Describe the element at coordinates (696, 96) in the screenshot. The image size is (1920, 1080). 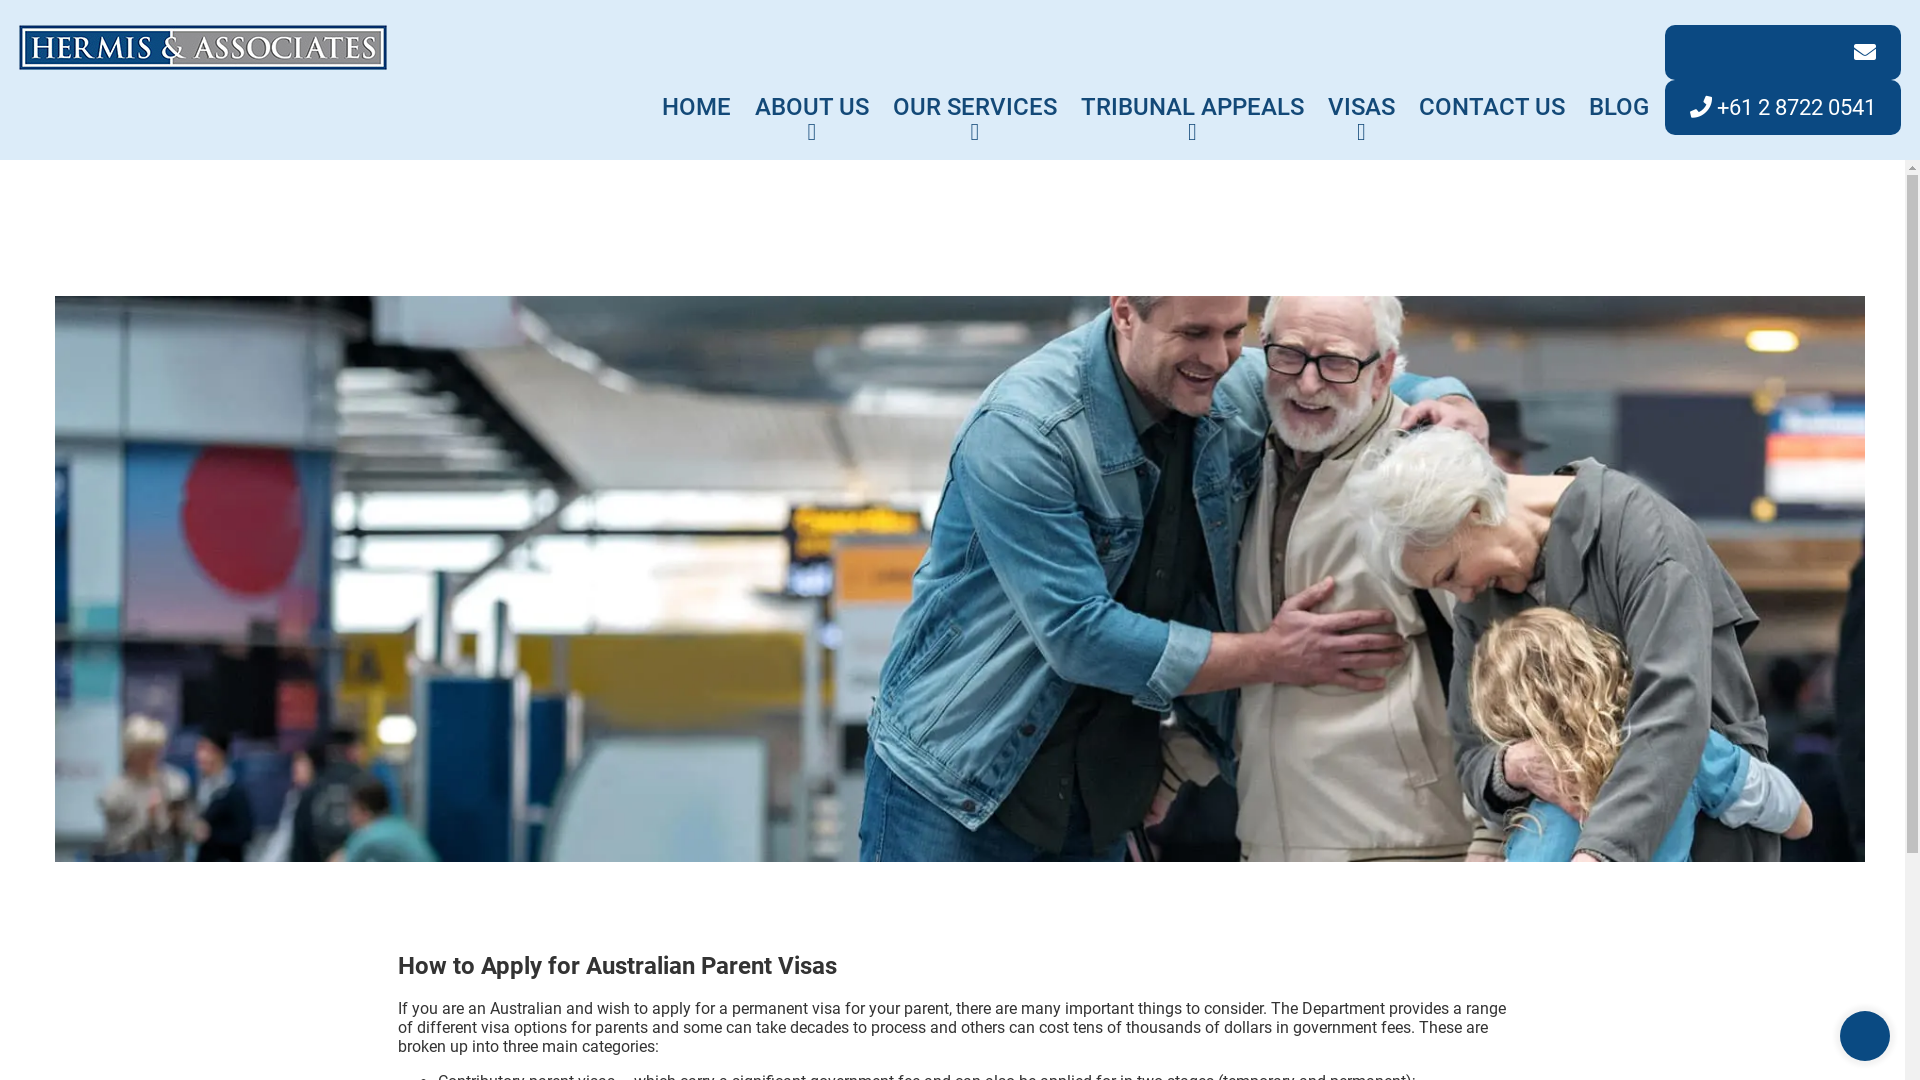
I see `'HOME'` at that location.